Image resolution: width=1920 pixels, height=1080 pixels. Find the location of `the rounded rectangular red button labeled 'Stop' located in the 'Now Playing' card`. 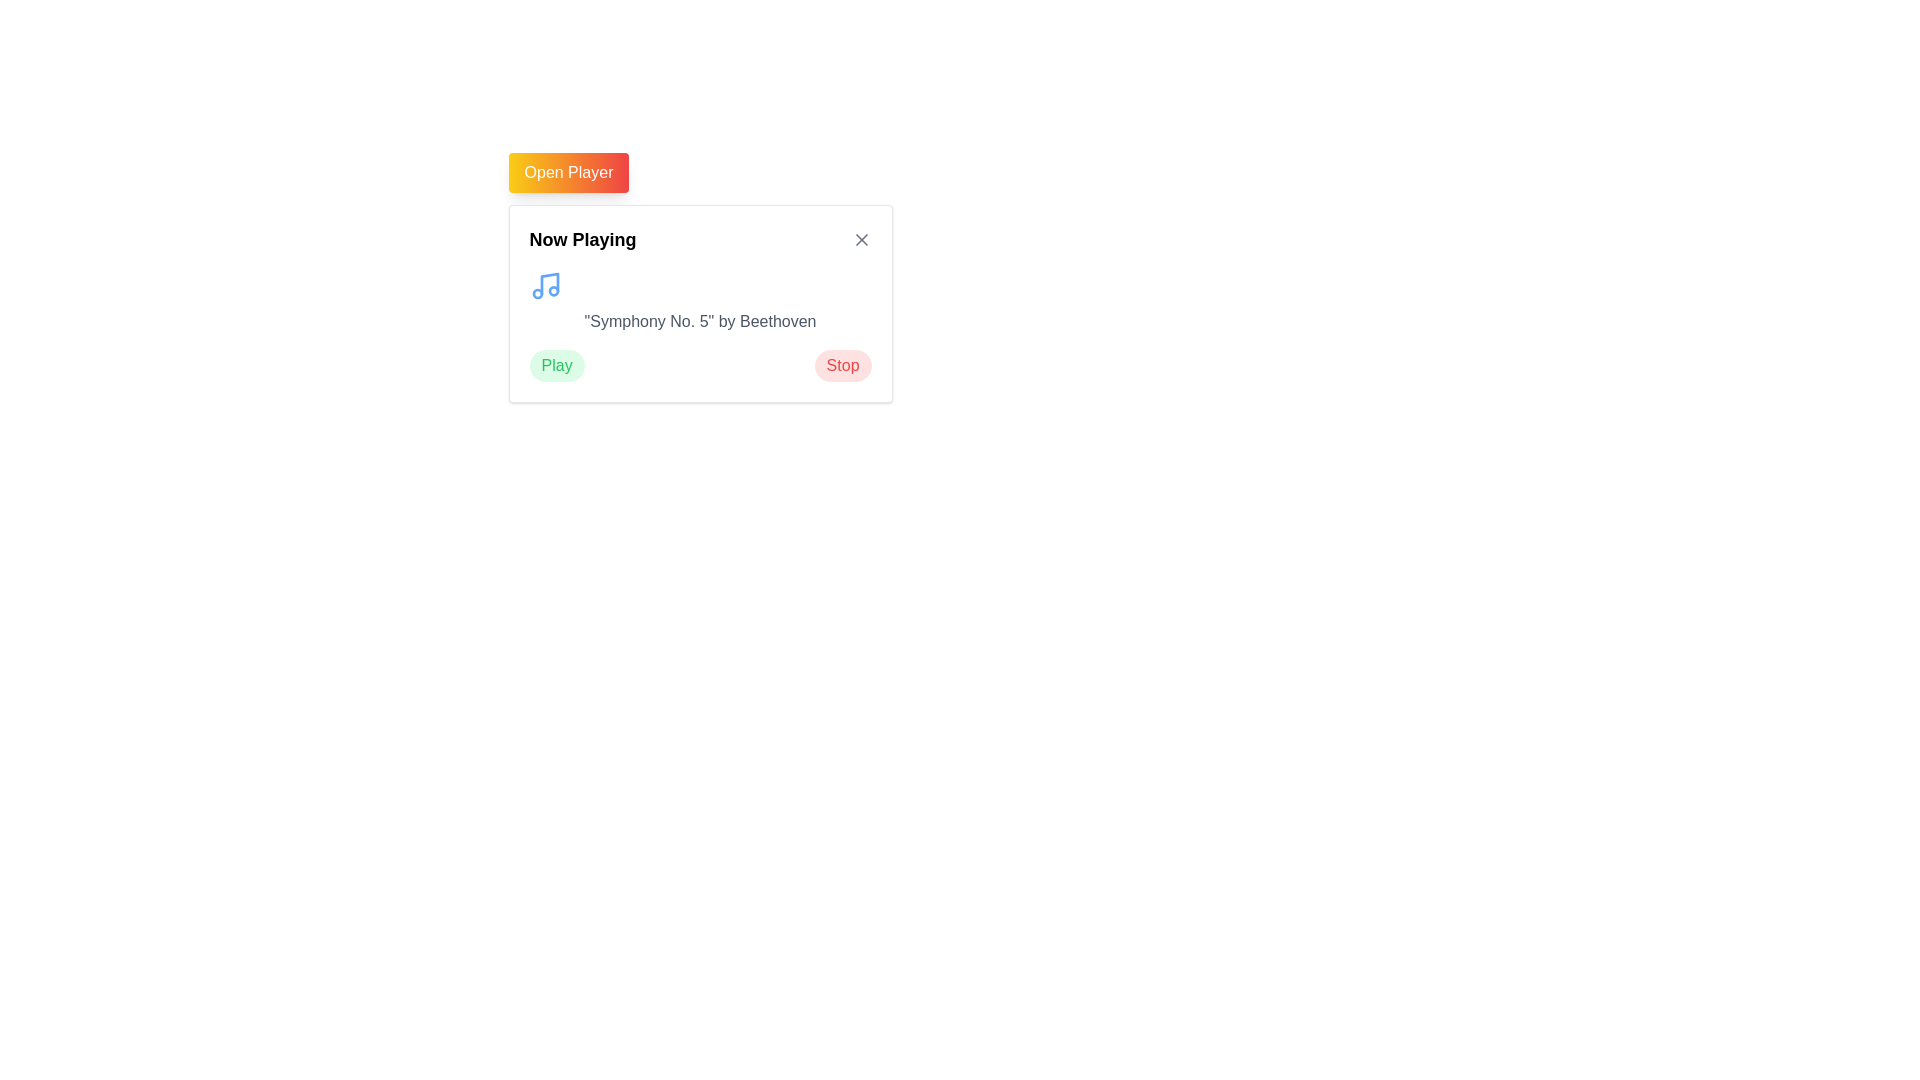

the rounded rectangular red button labeled 'Stop' located in the 'Now Playing' card is located at coordinates (843, 366).